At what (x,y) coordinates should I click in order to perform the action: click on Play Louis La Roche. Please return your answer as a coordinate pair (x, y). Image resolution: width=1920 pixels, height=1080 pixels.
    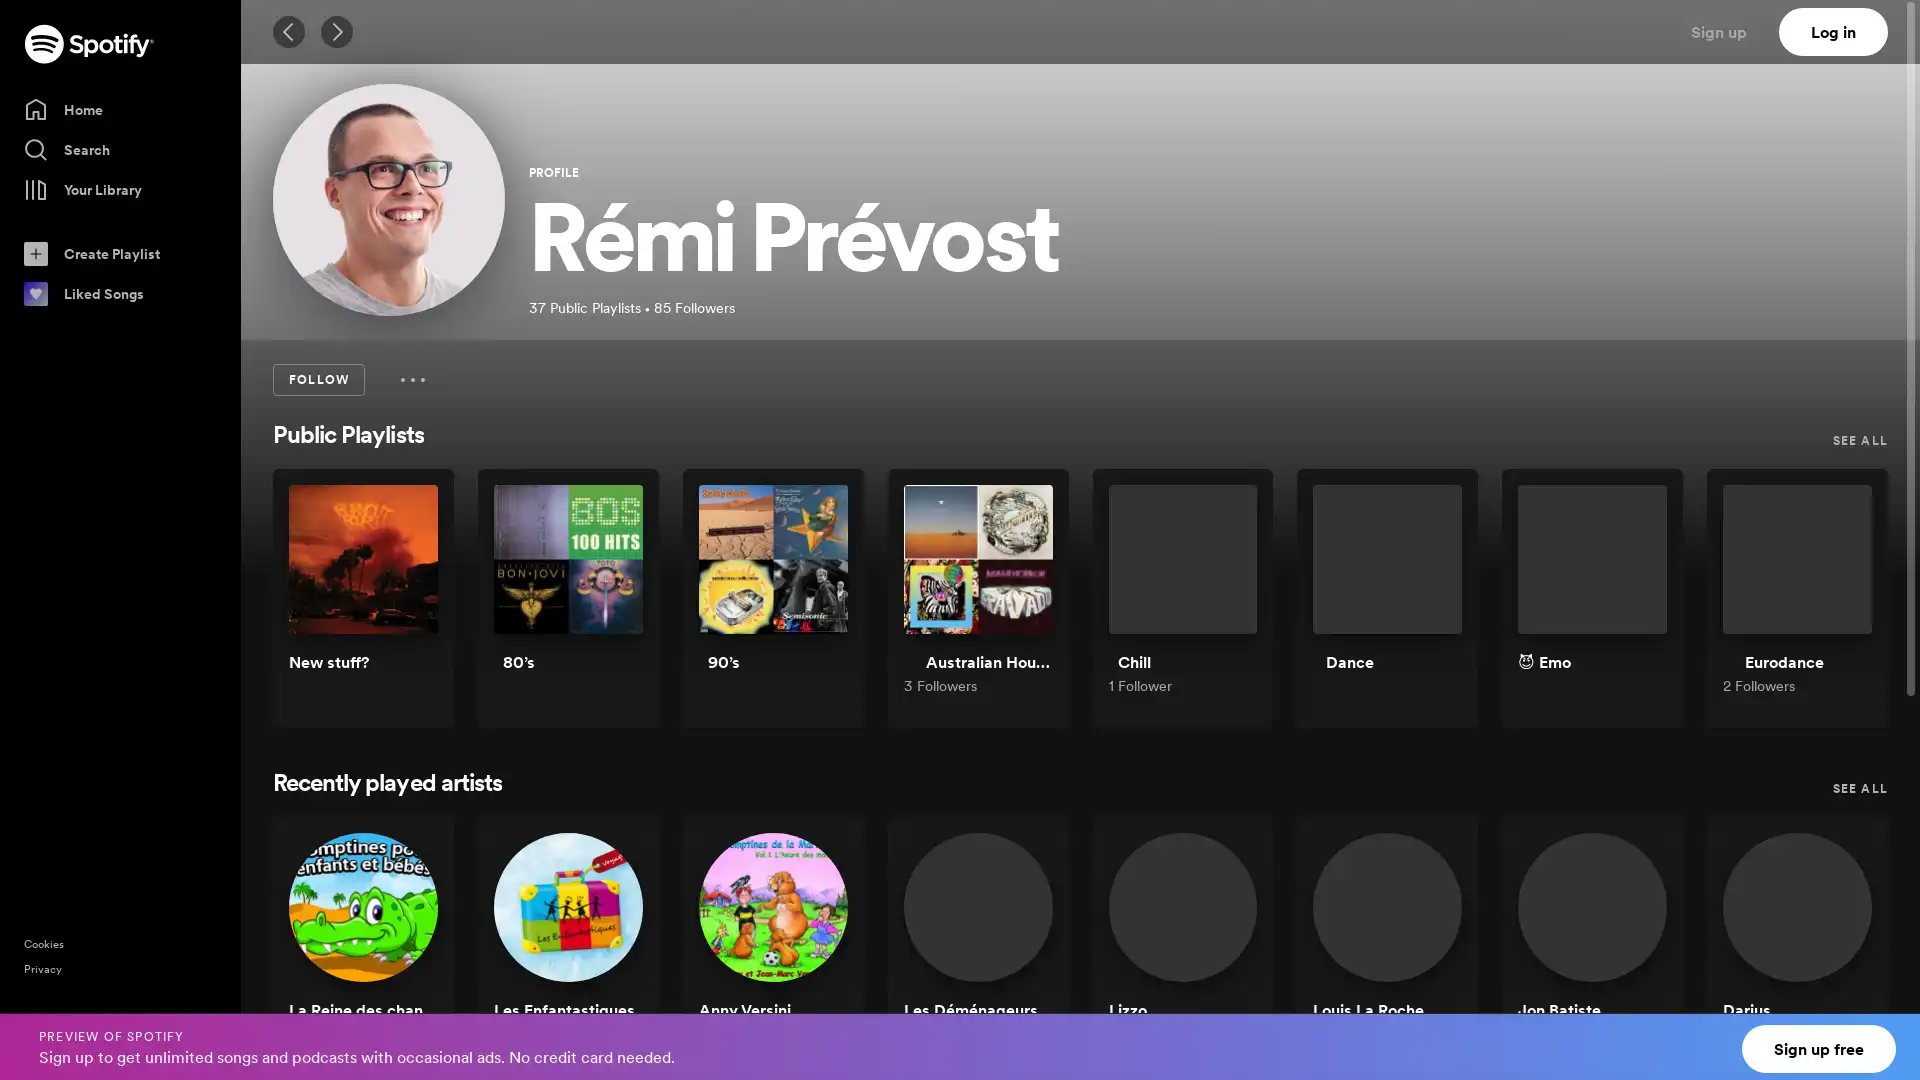
    Looking at the image, I should click on (1429, 955).